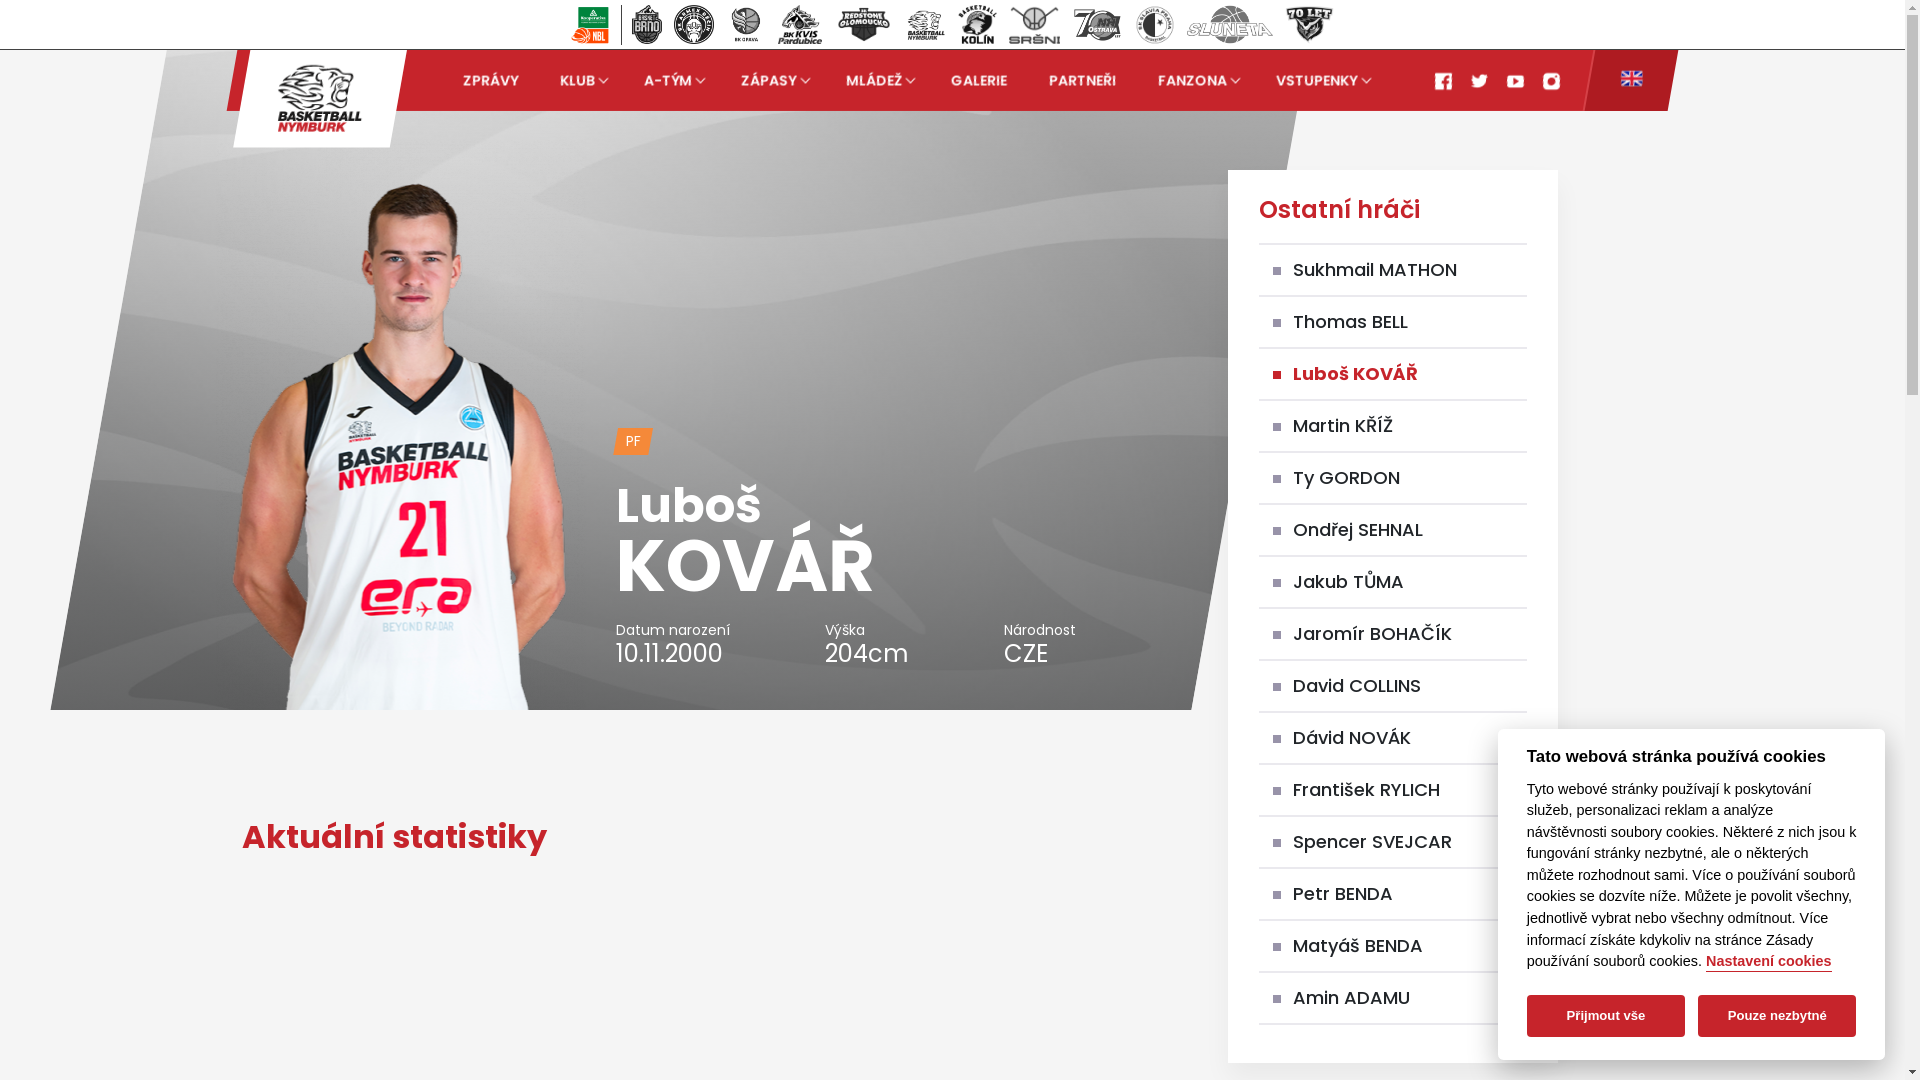 This screenshot has width=1920, height=1080. I want to click on 'BK Redstone Olomoucko (5.)', so click(828, 23).